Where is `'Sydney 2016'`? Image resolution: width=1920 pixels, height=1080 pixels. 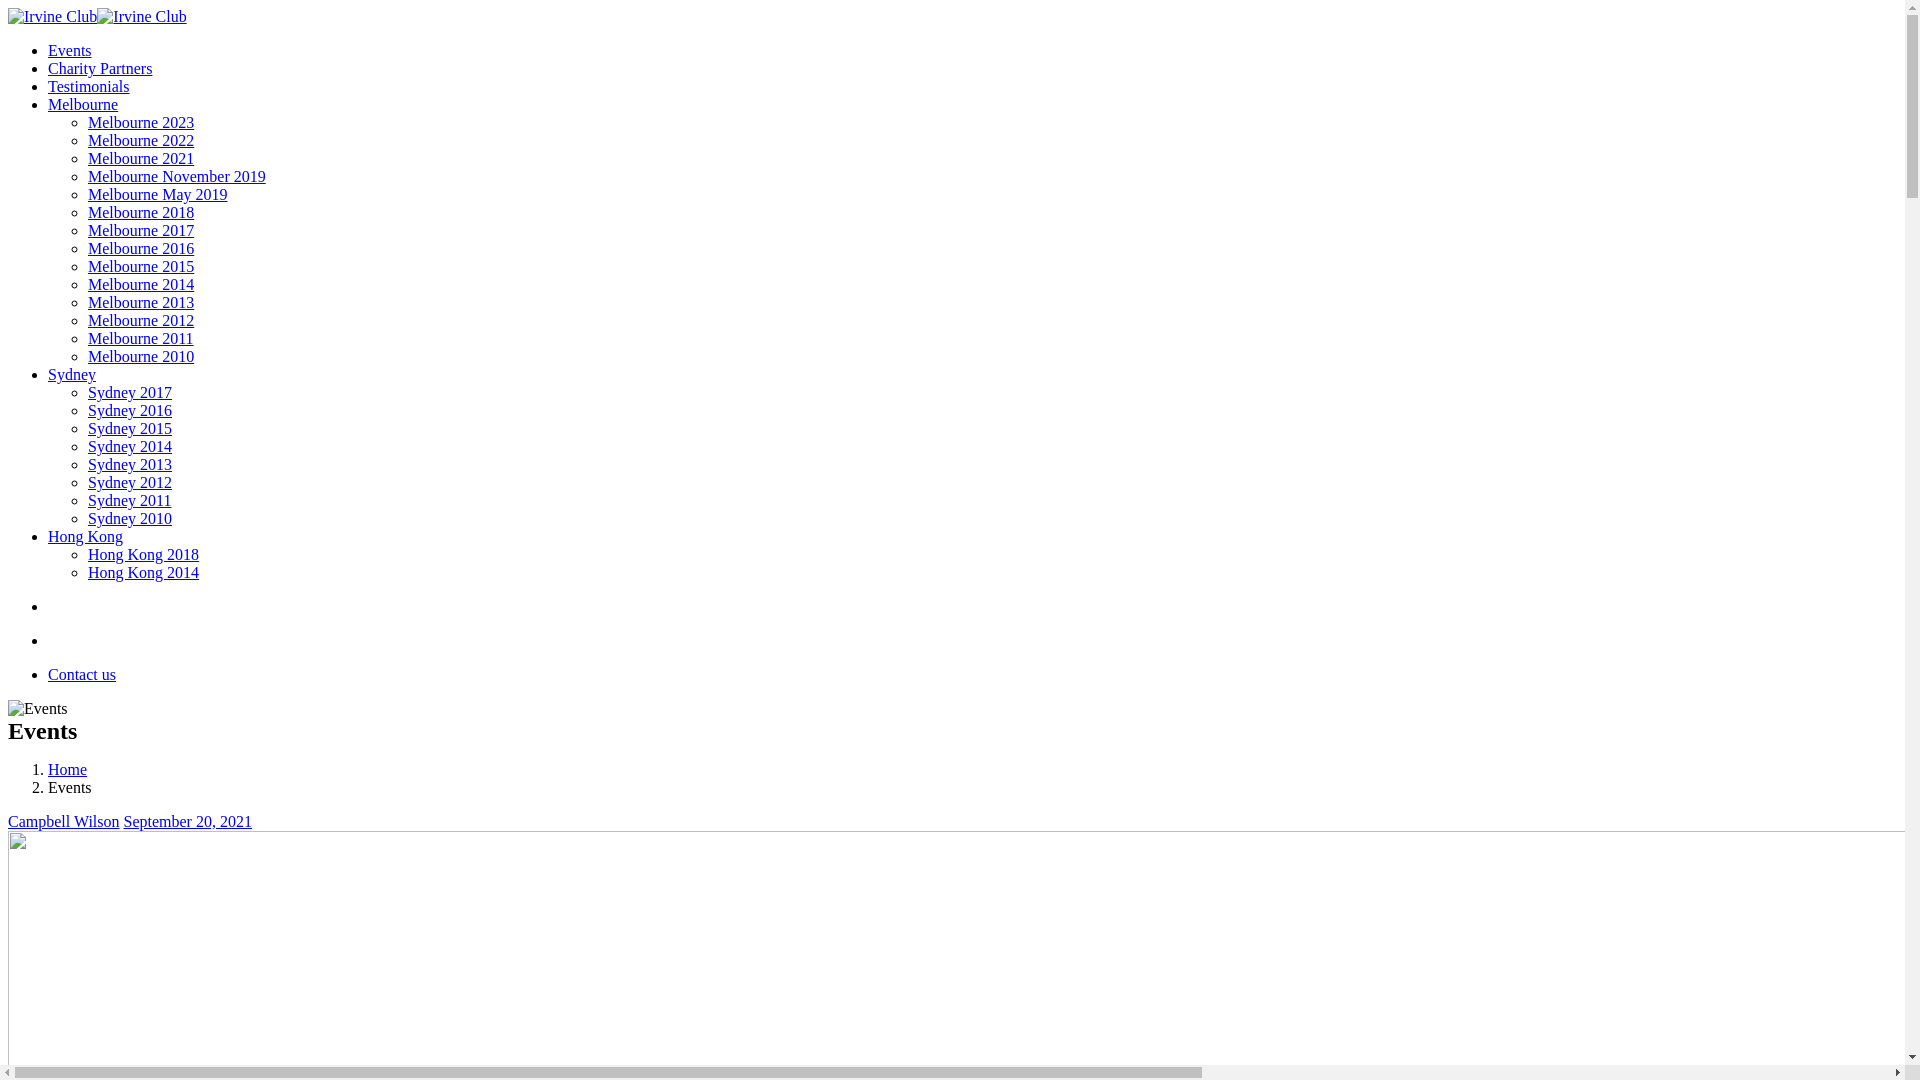
'Sydney 2016' is located at coordinates (128, 409).